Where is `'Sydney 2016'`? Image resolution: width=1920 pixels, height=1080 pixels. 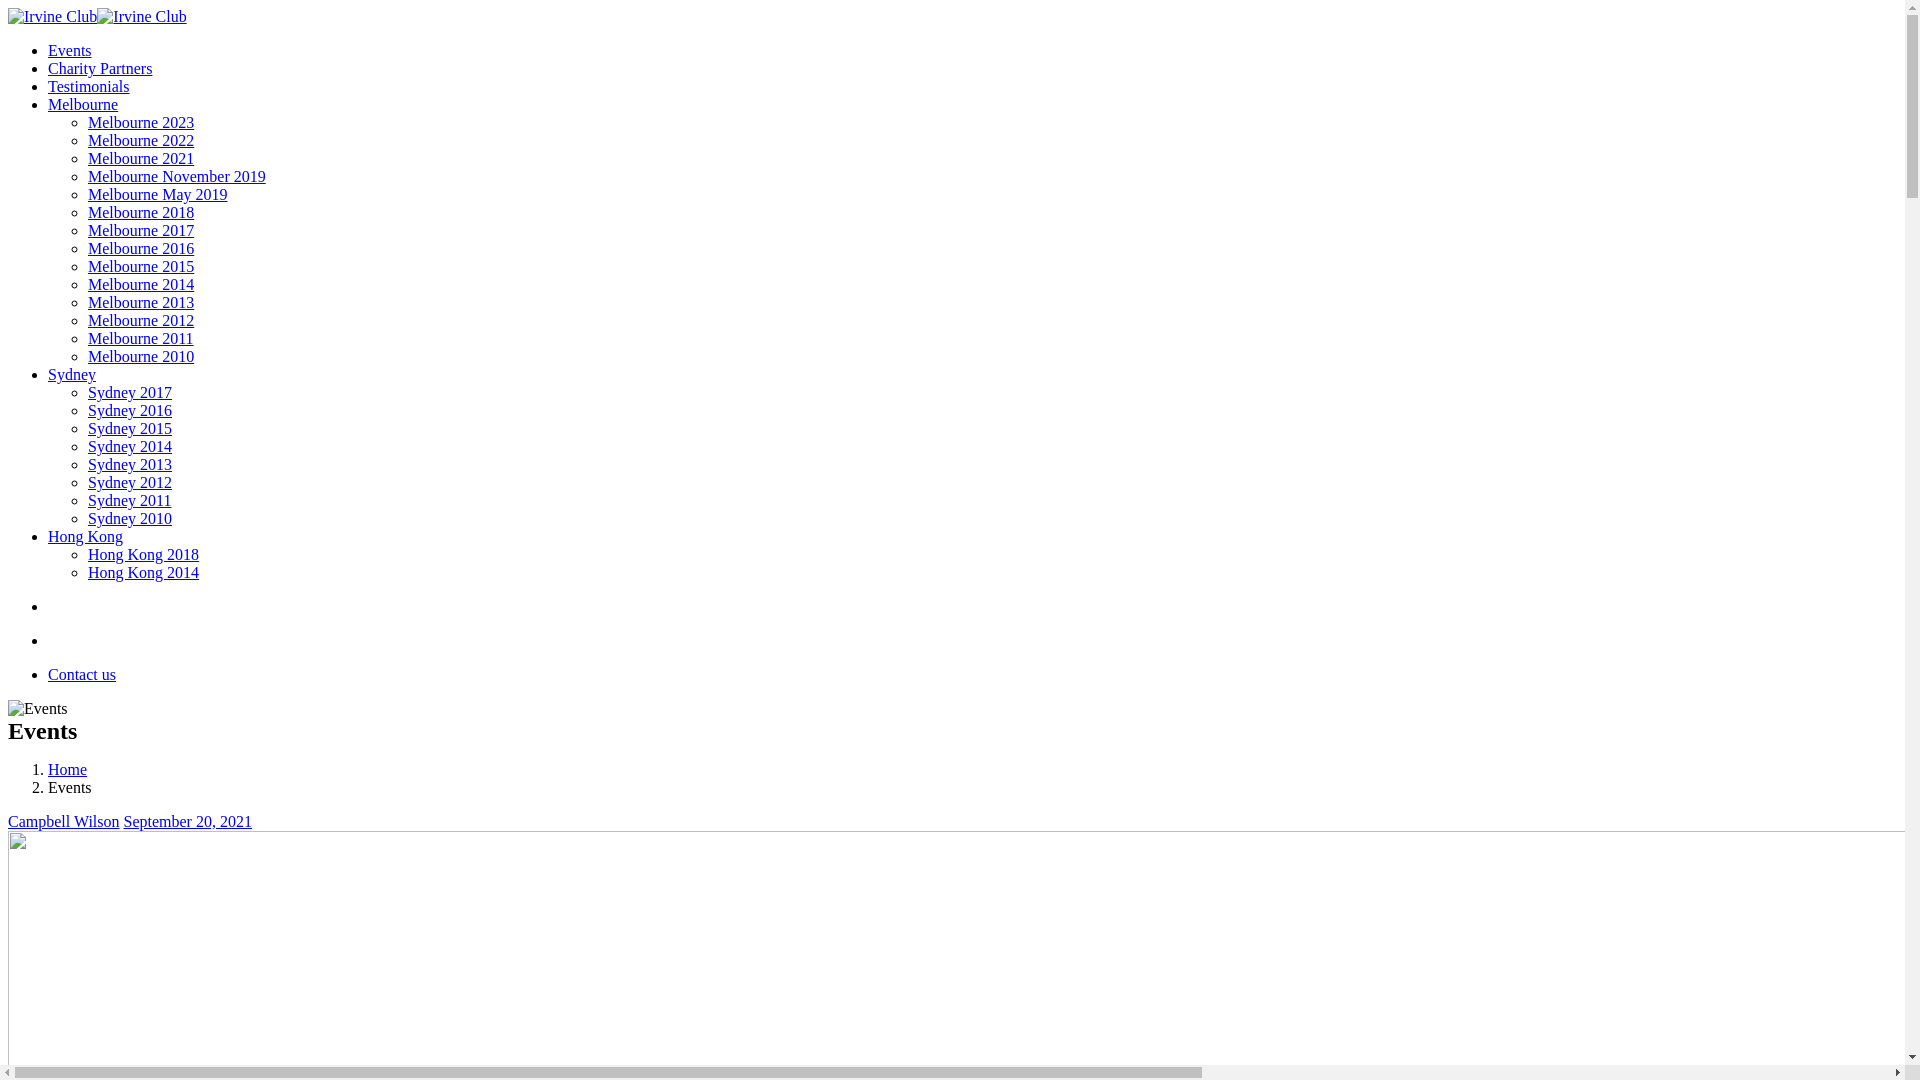
'Sydney 2016' is located at coordinates (128, 409).